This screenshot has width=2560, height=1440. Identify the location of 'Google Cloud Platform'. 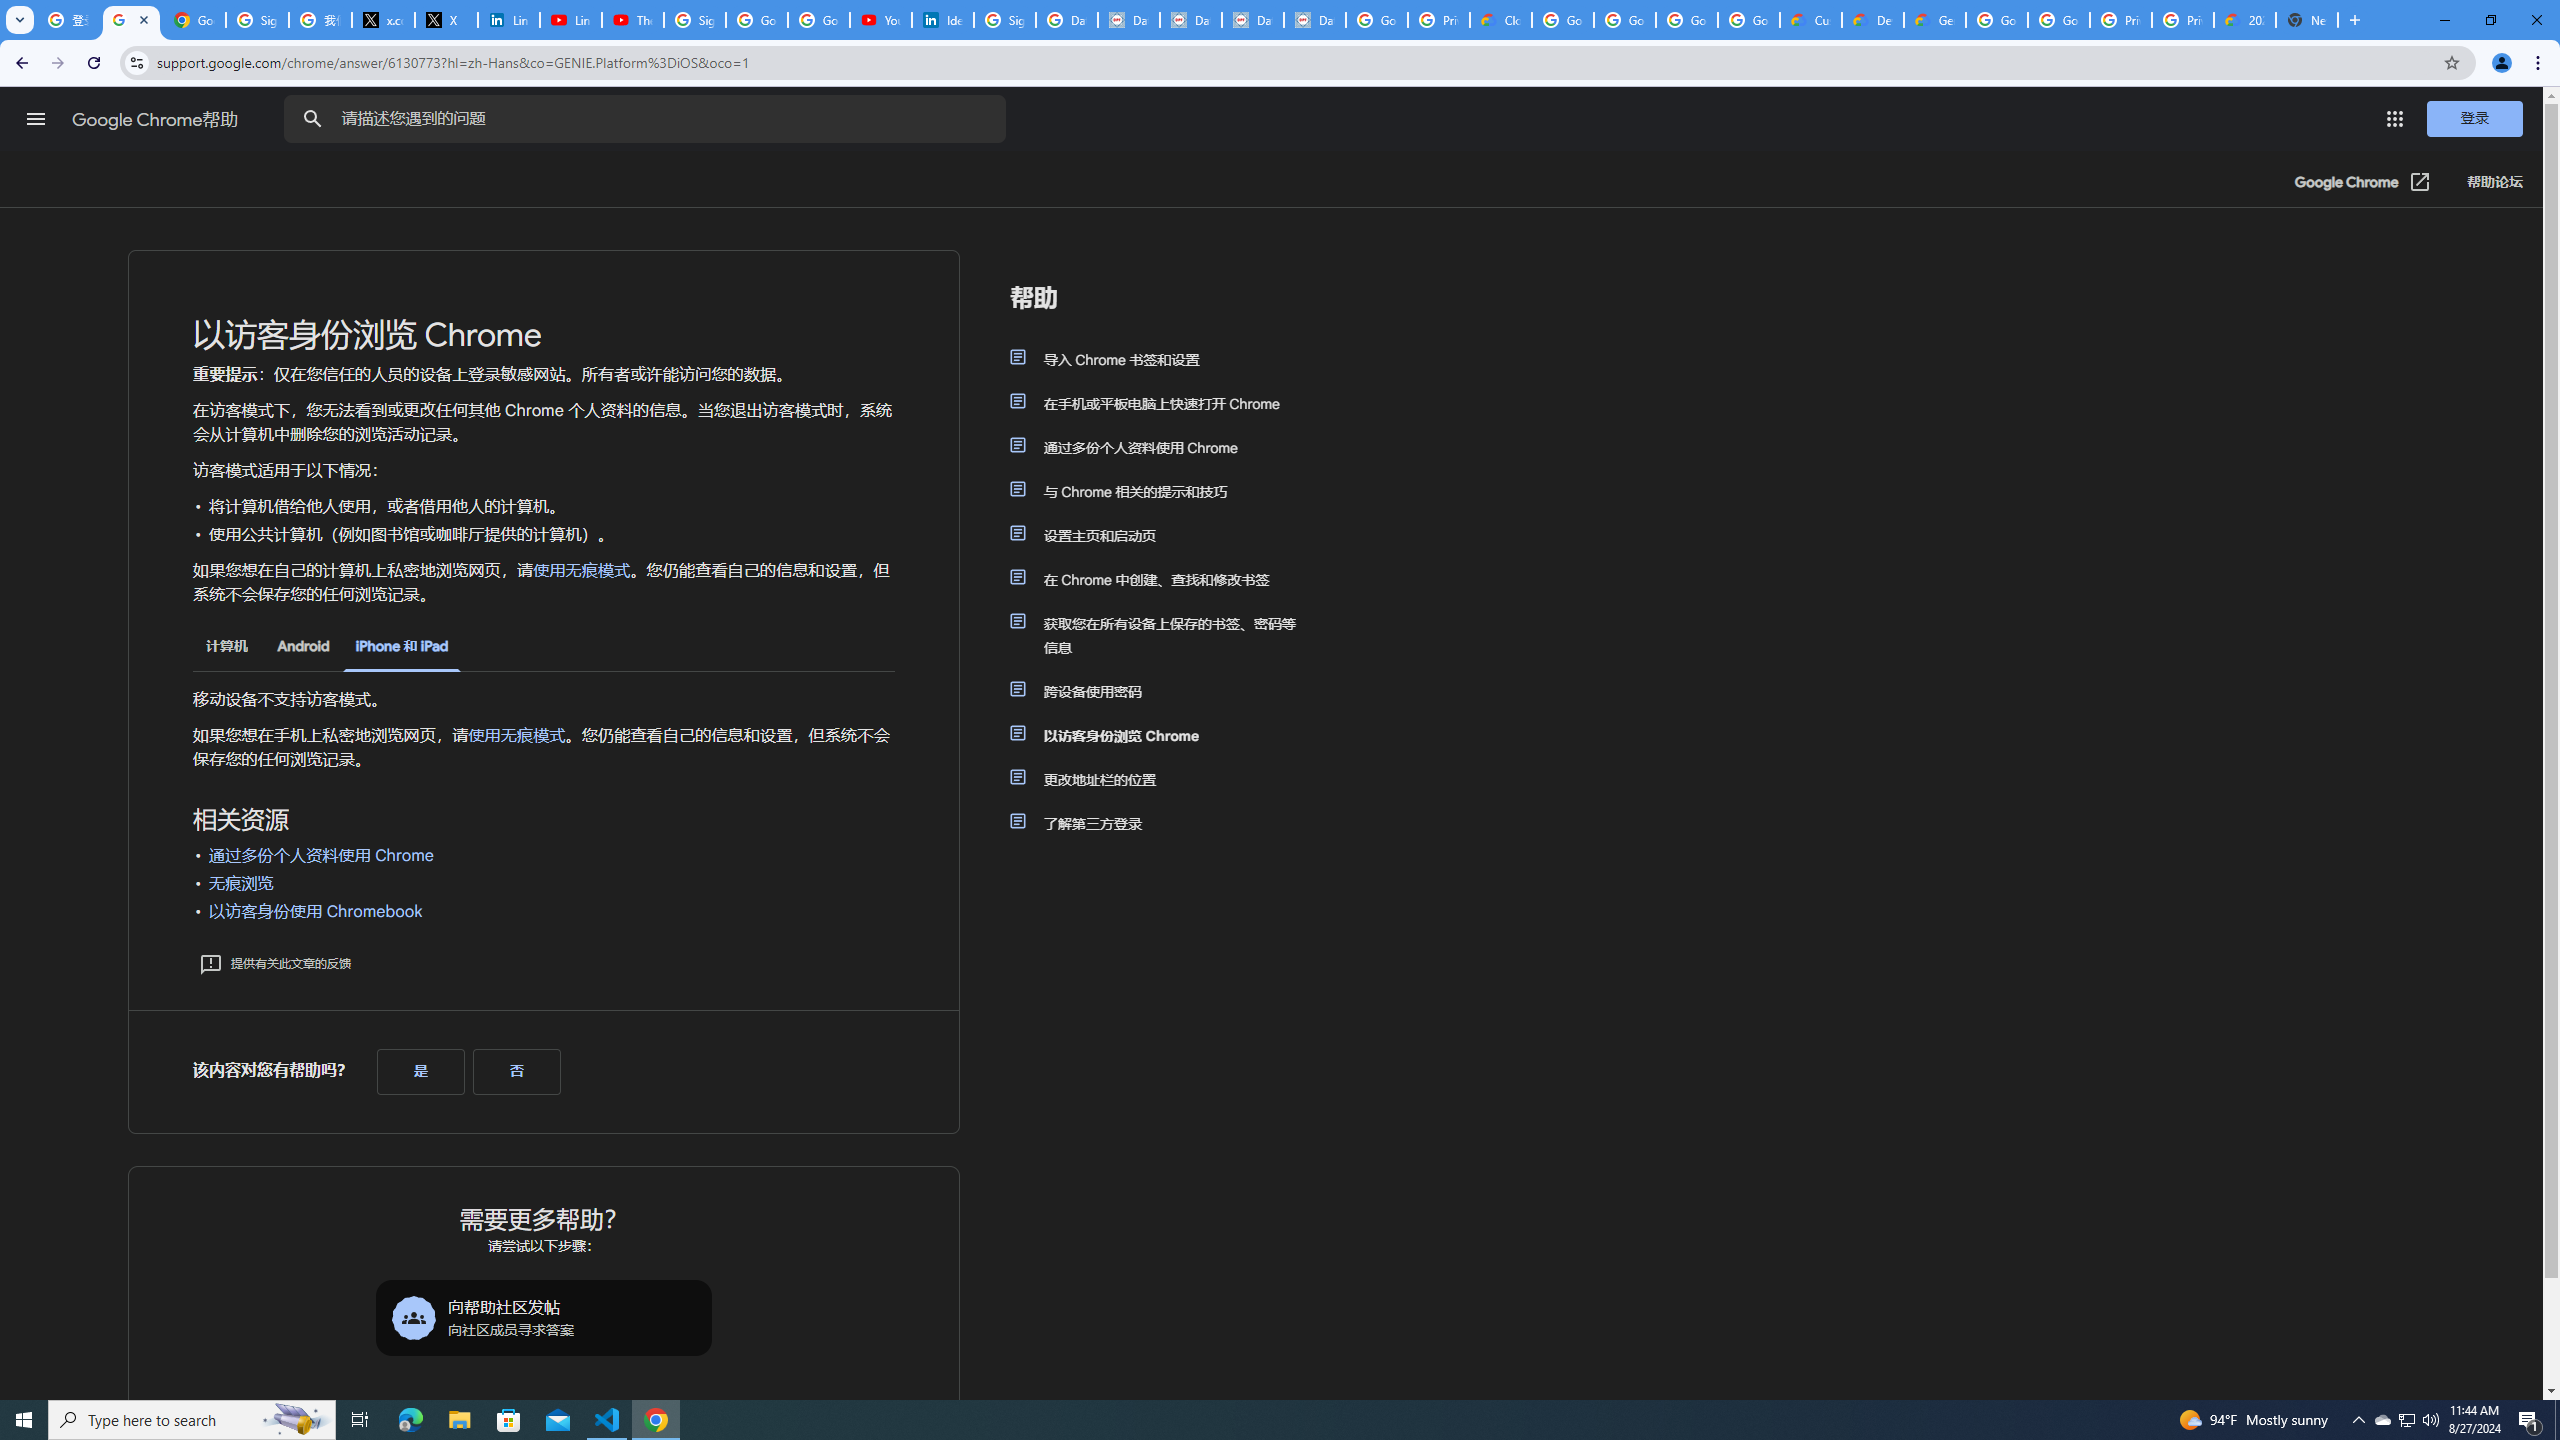
(1996, 19).